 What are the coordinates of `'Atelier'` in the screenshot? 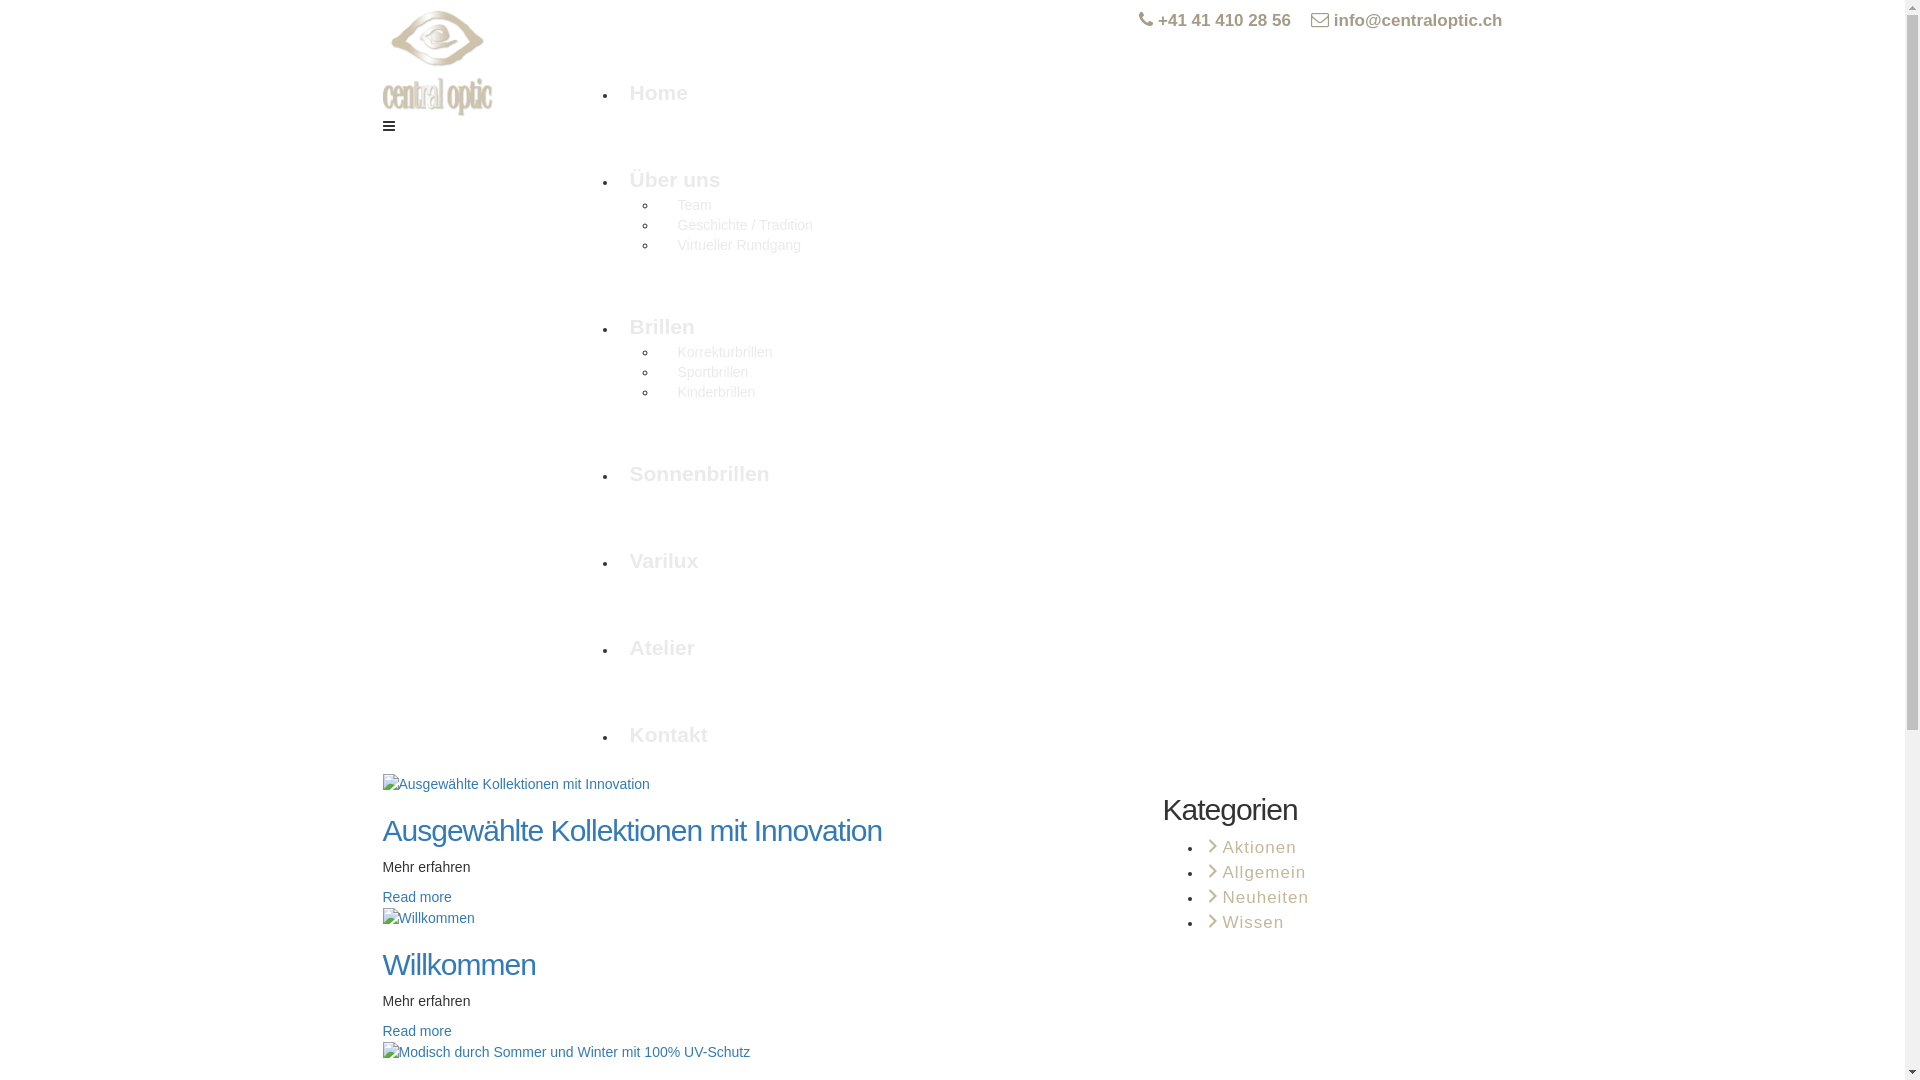 It's located at (617, 647).